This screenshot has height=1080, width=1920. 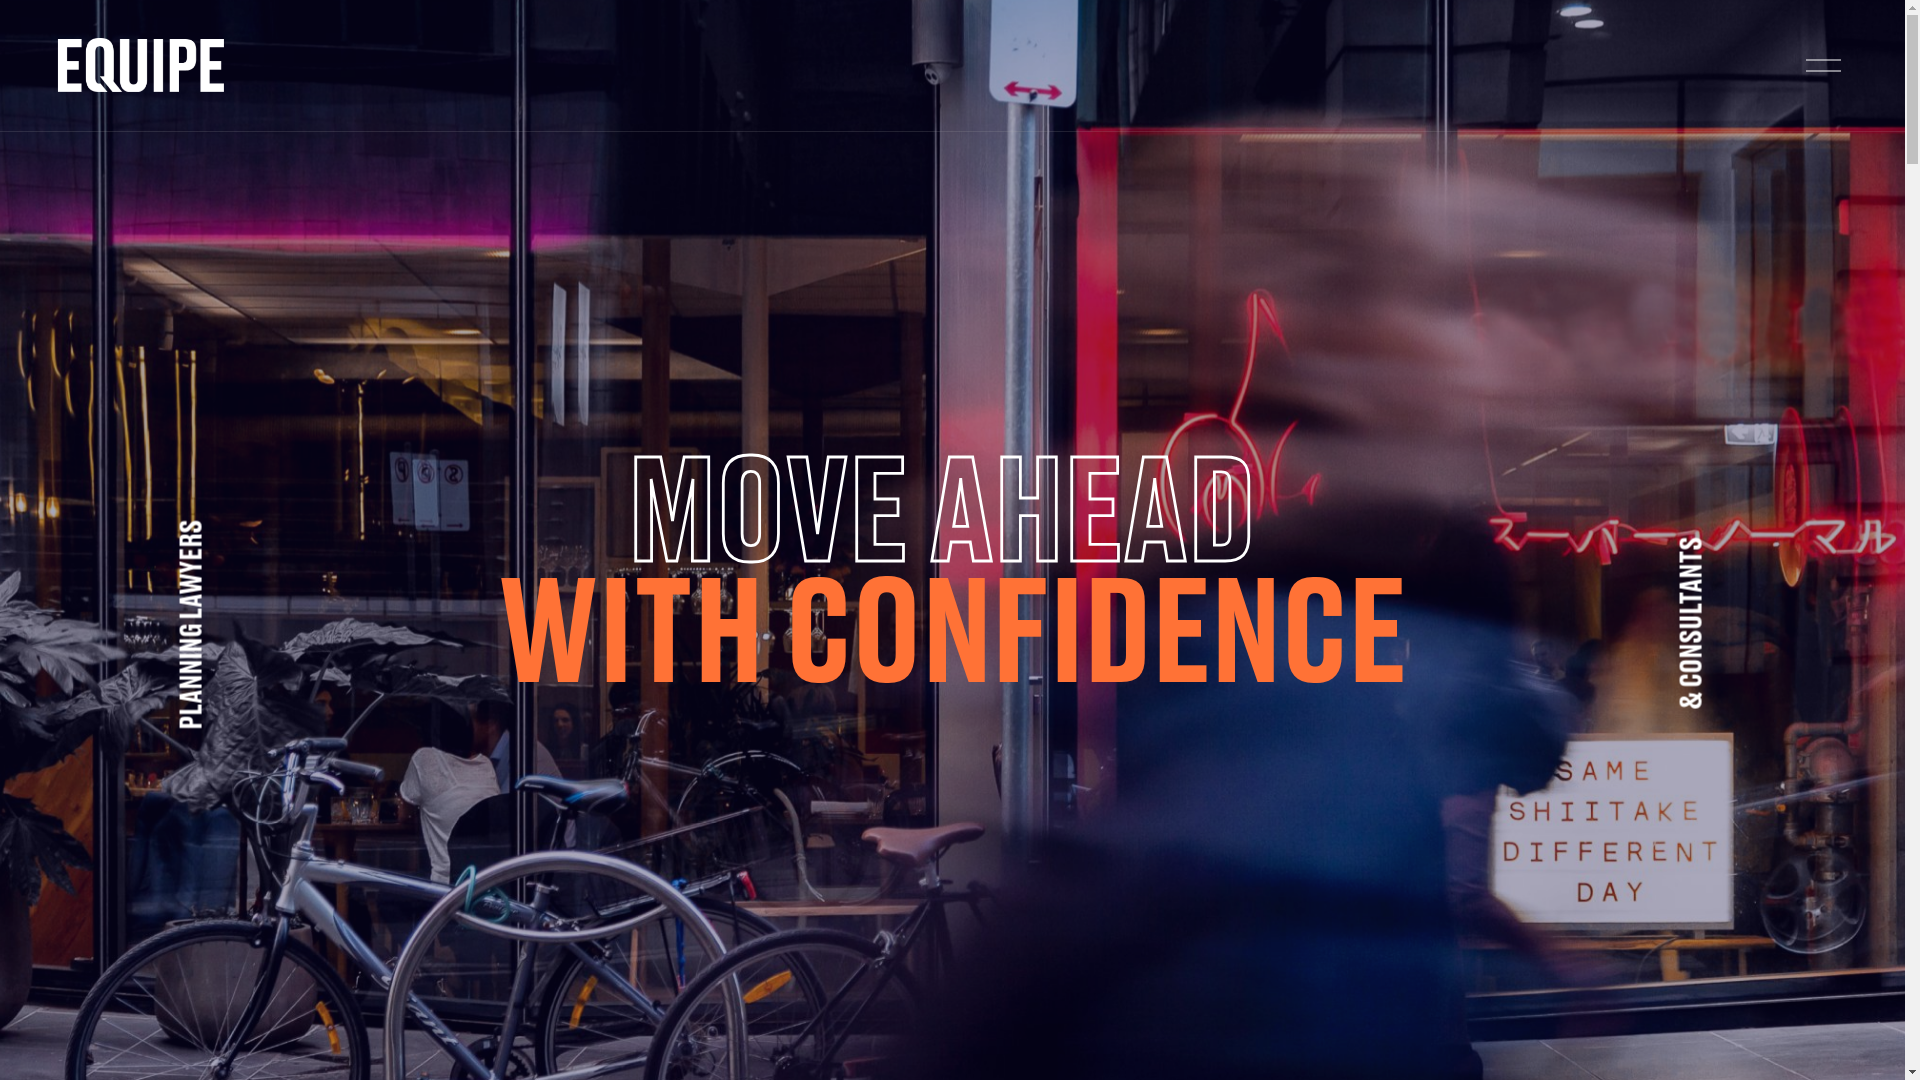 What do you see at coordinates (1823, 64) in the screenshot?
I see `'Open Menu'` at bounding box center [1823, 64].